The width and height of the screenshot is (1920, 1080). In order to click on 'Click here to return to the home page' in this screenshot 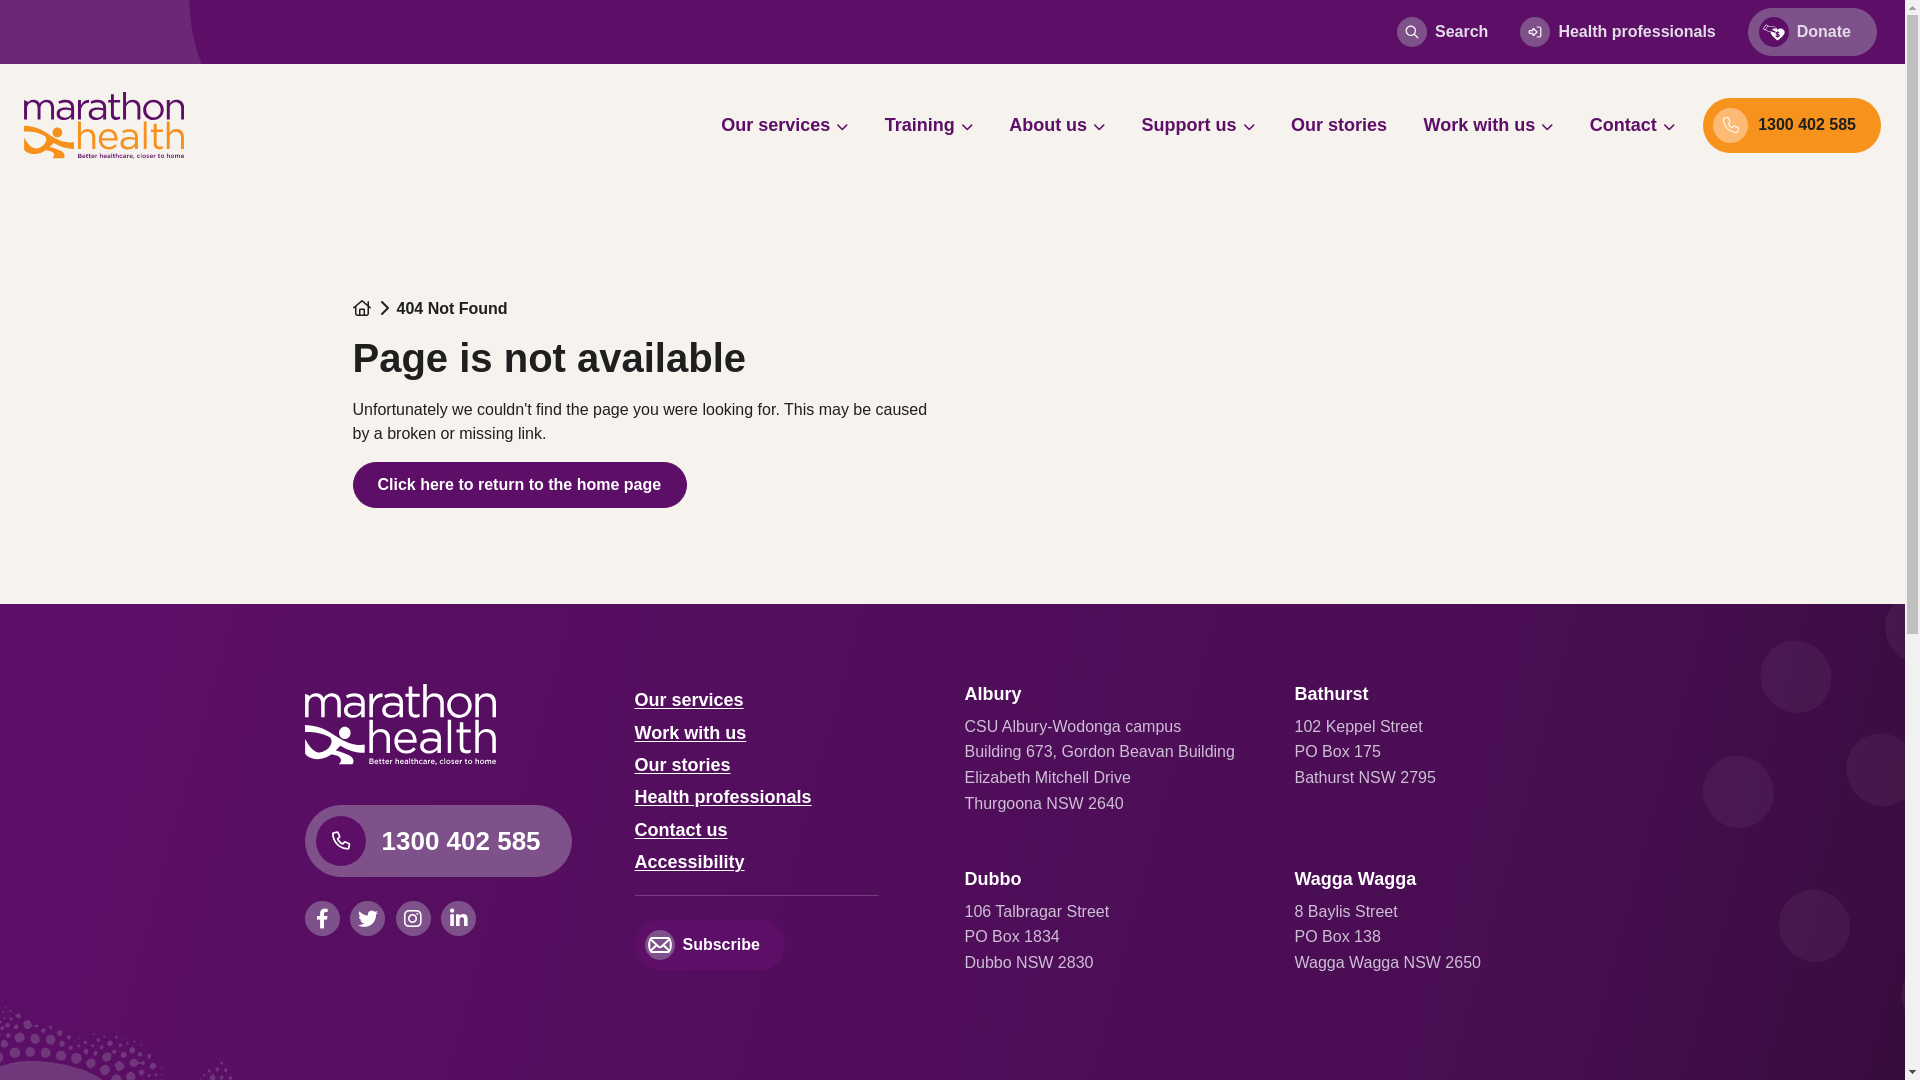, I will do `click(519, 485)`.